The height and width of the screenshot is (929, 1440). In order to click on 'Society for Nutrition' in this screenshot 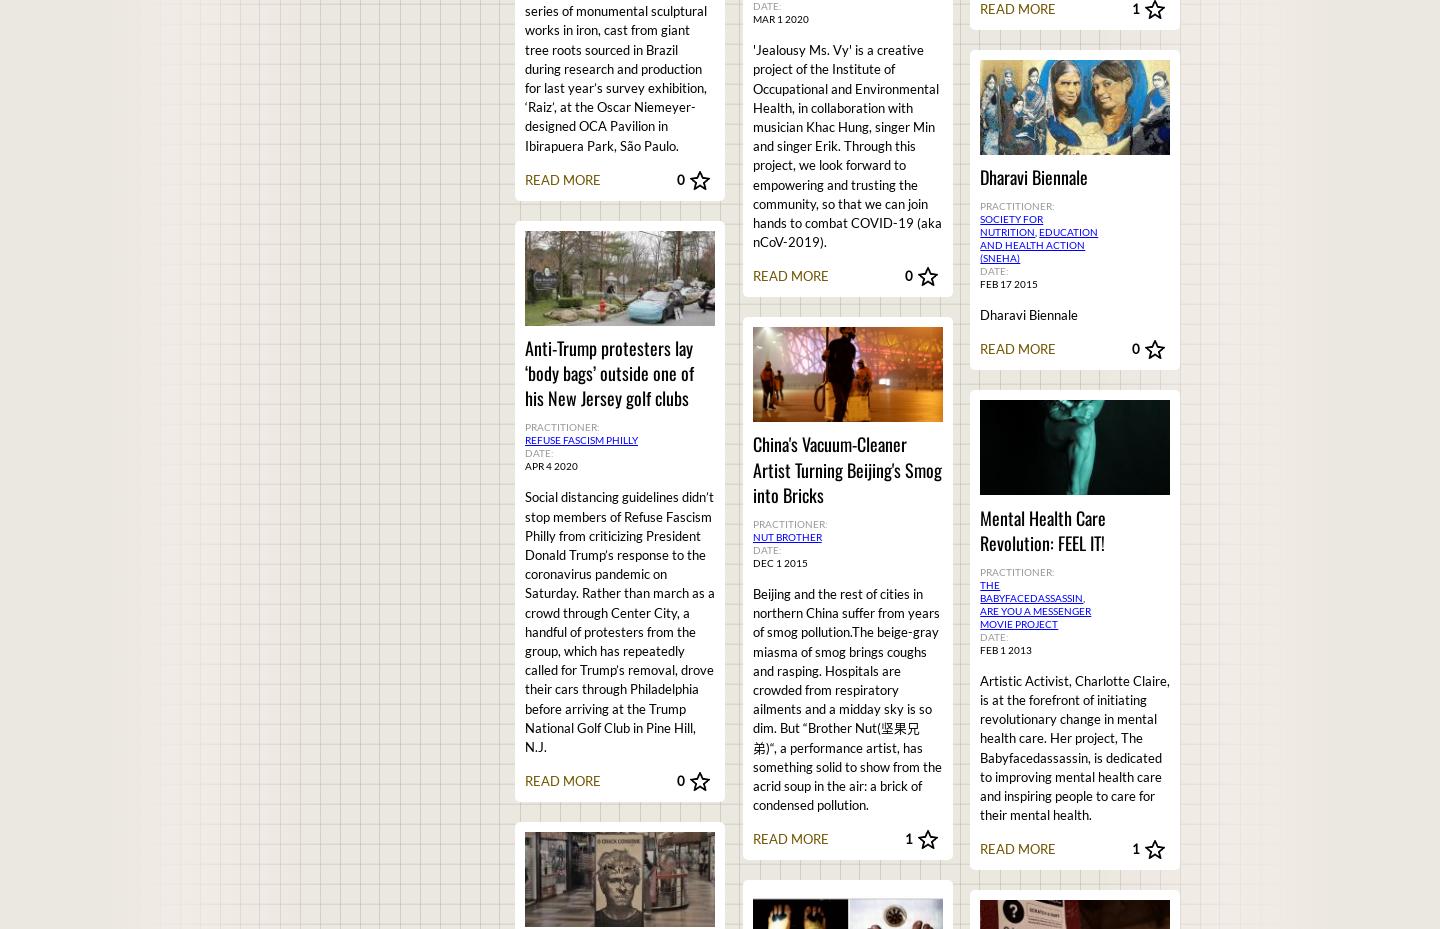, I will do `click(1010, 224)`.